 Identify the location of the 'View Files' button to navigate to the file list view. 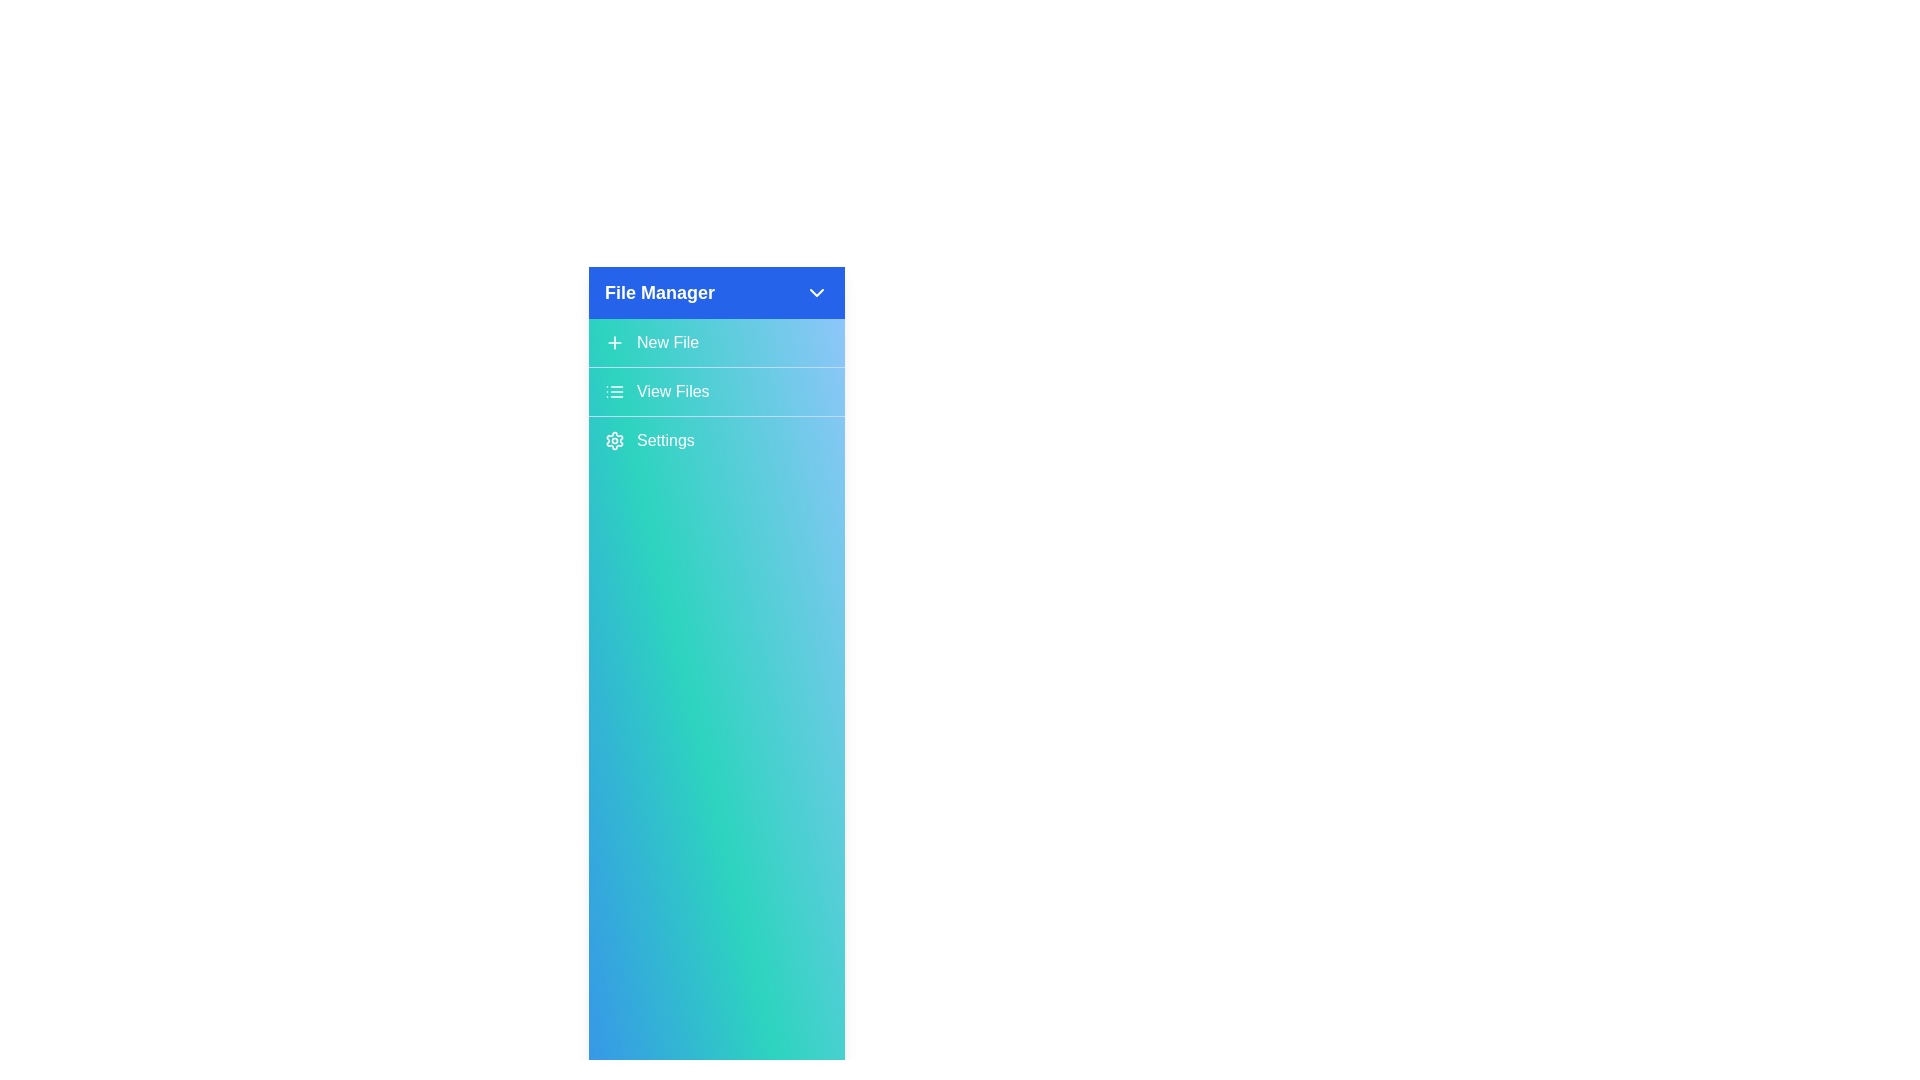
(716, 391).